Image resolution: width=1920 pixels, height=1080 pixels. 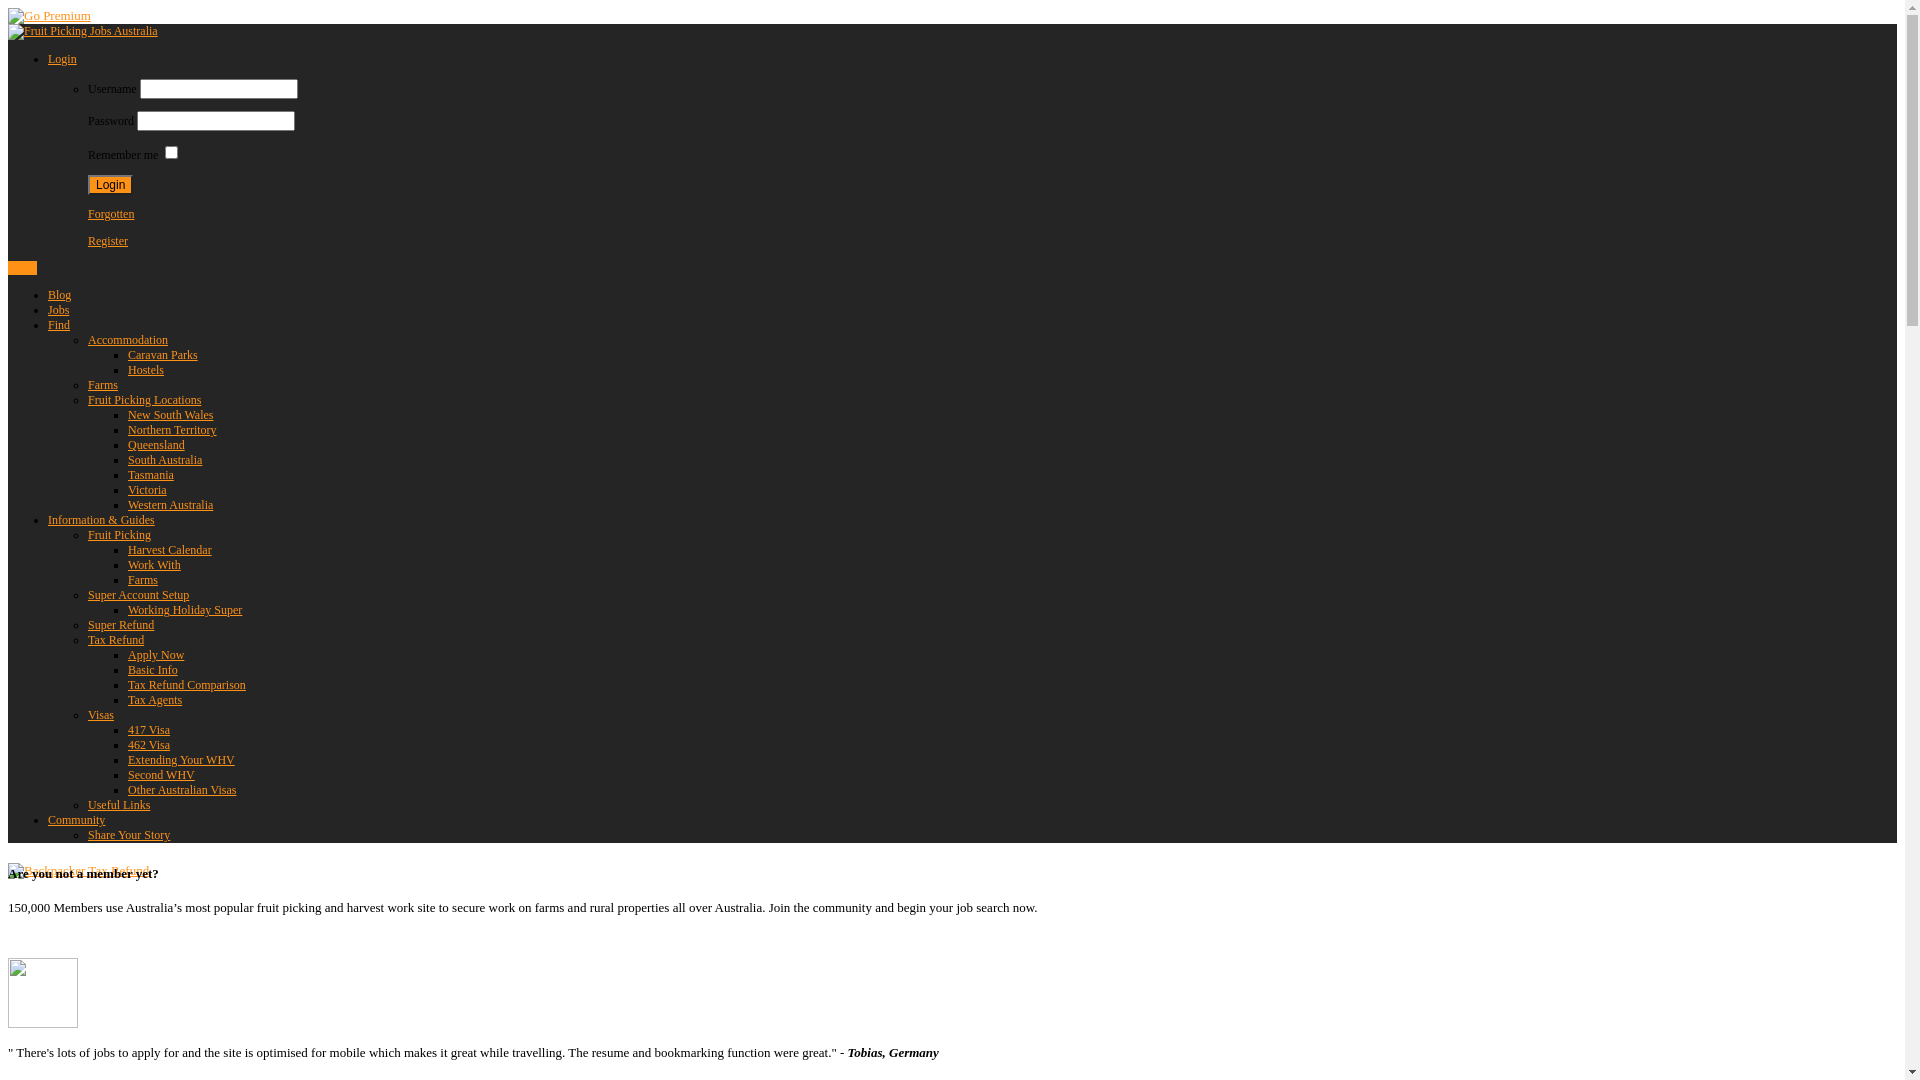 I want to click on 'Farms', so click(x=127, y=579).